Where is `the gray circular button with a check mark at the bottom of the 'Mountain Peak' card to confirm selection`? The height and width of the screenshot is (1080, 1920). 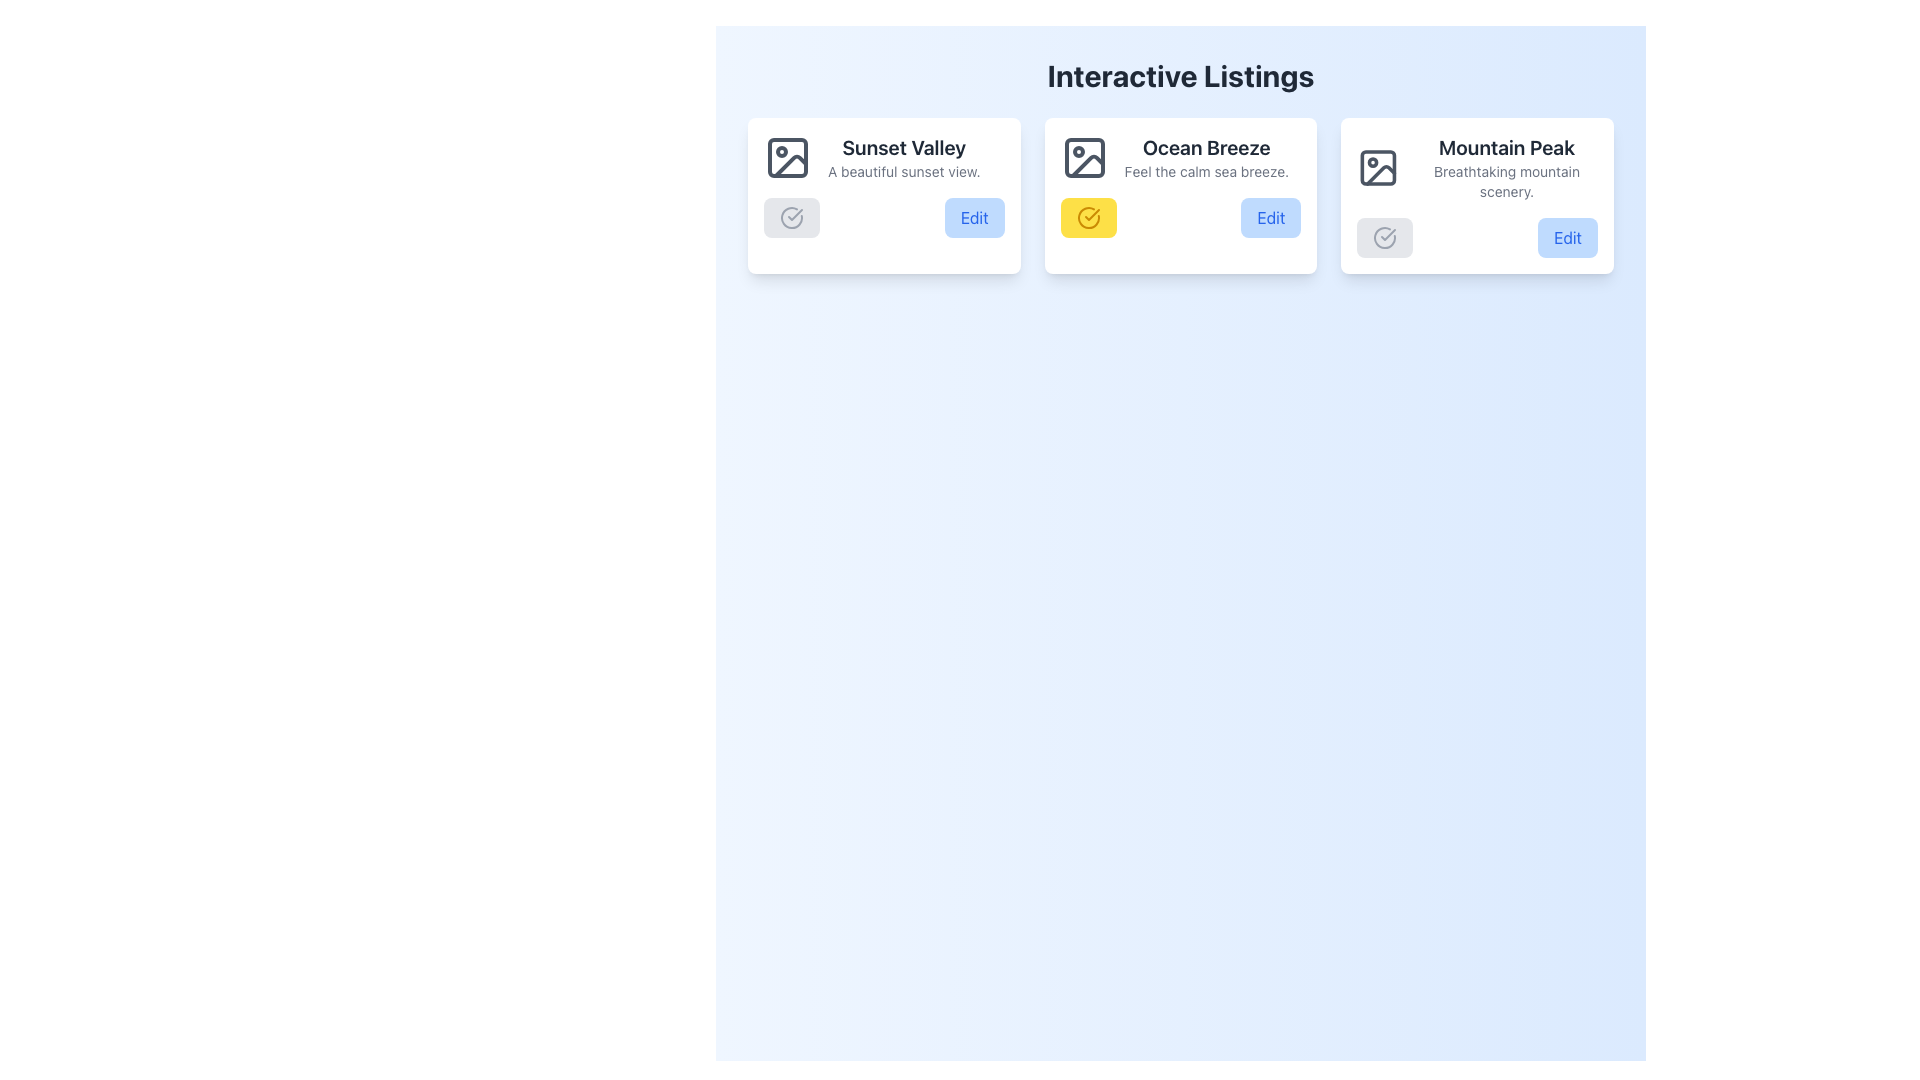 the gray circular button with a check mark at the bottom of the 'Mountain Peak' card to confirm selection is located at coordinates (1477, 196).